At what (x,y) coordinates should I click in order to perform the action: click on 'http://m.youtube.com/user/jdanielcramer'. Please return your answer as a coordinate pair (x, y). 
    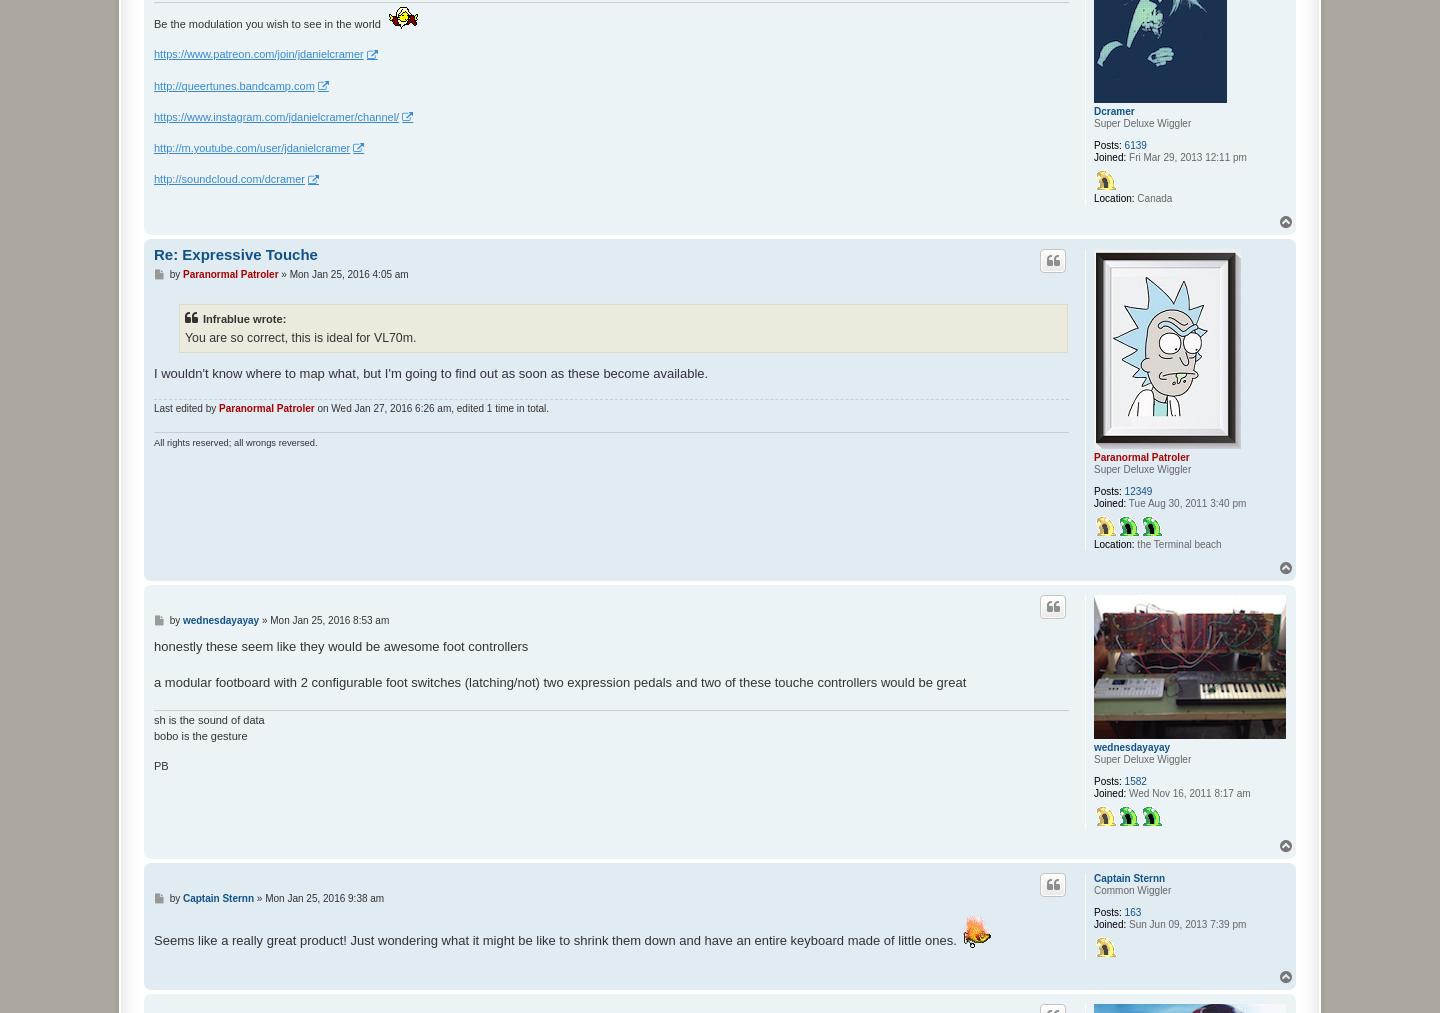
    Looking at the image, I should click on (152, 146).